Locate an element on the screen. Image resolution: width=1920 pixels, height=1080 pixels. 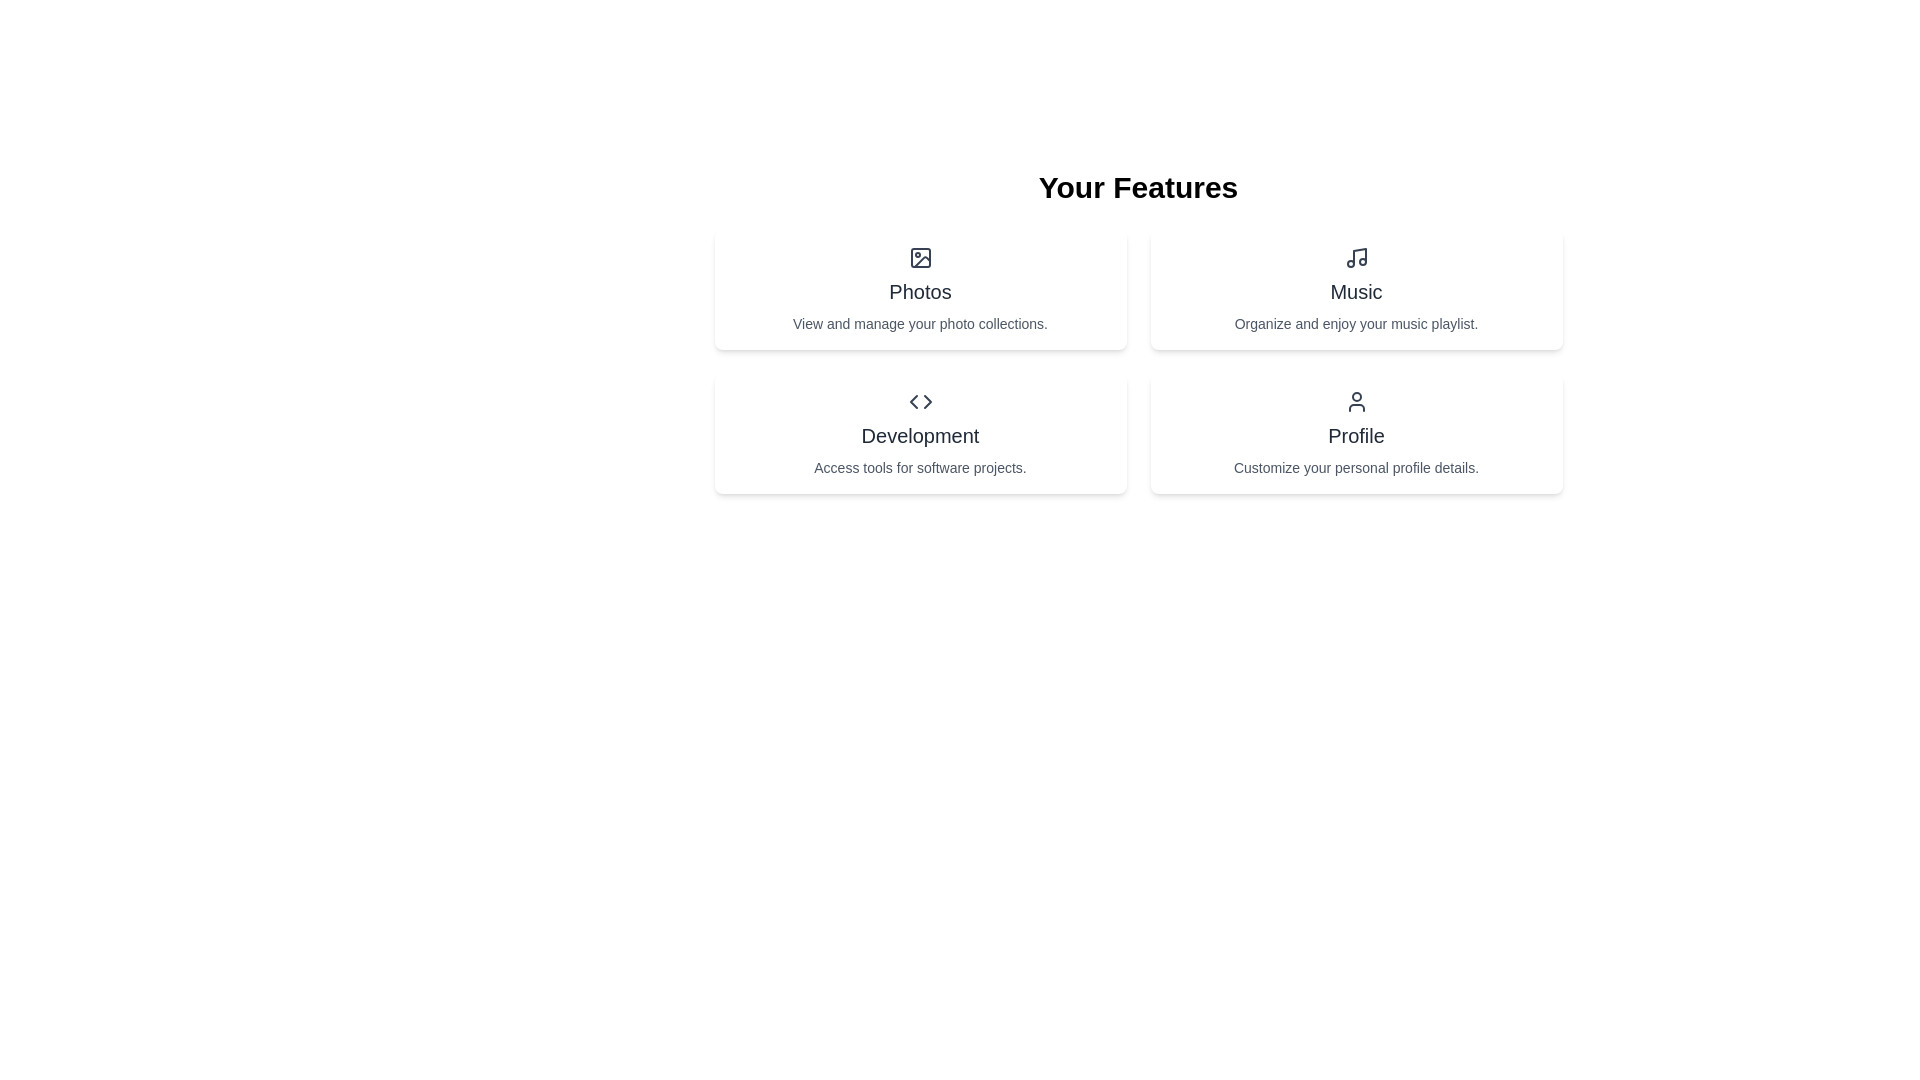
the Text Label that serves as a heading for customizing personal profile details, located in the middle column of a lower row in a 2x2 grid layout is located at coordinates (1356, 434).